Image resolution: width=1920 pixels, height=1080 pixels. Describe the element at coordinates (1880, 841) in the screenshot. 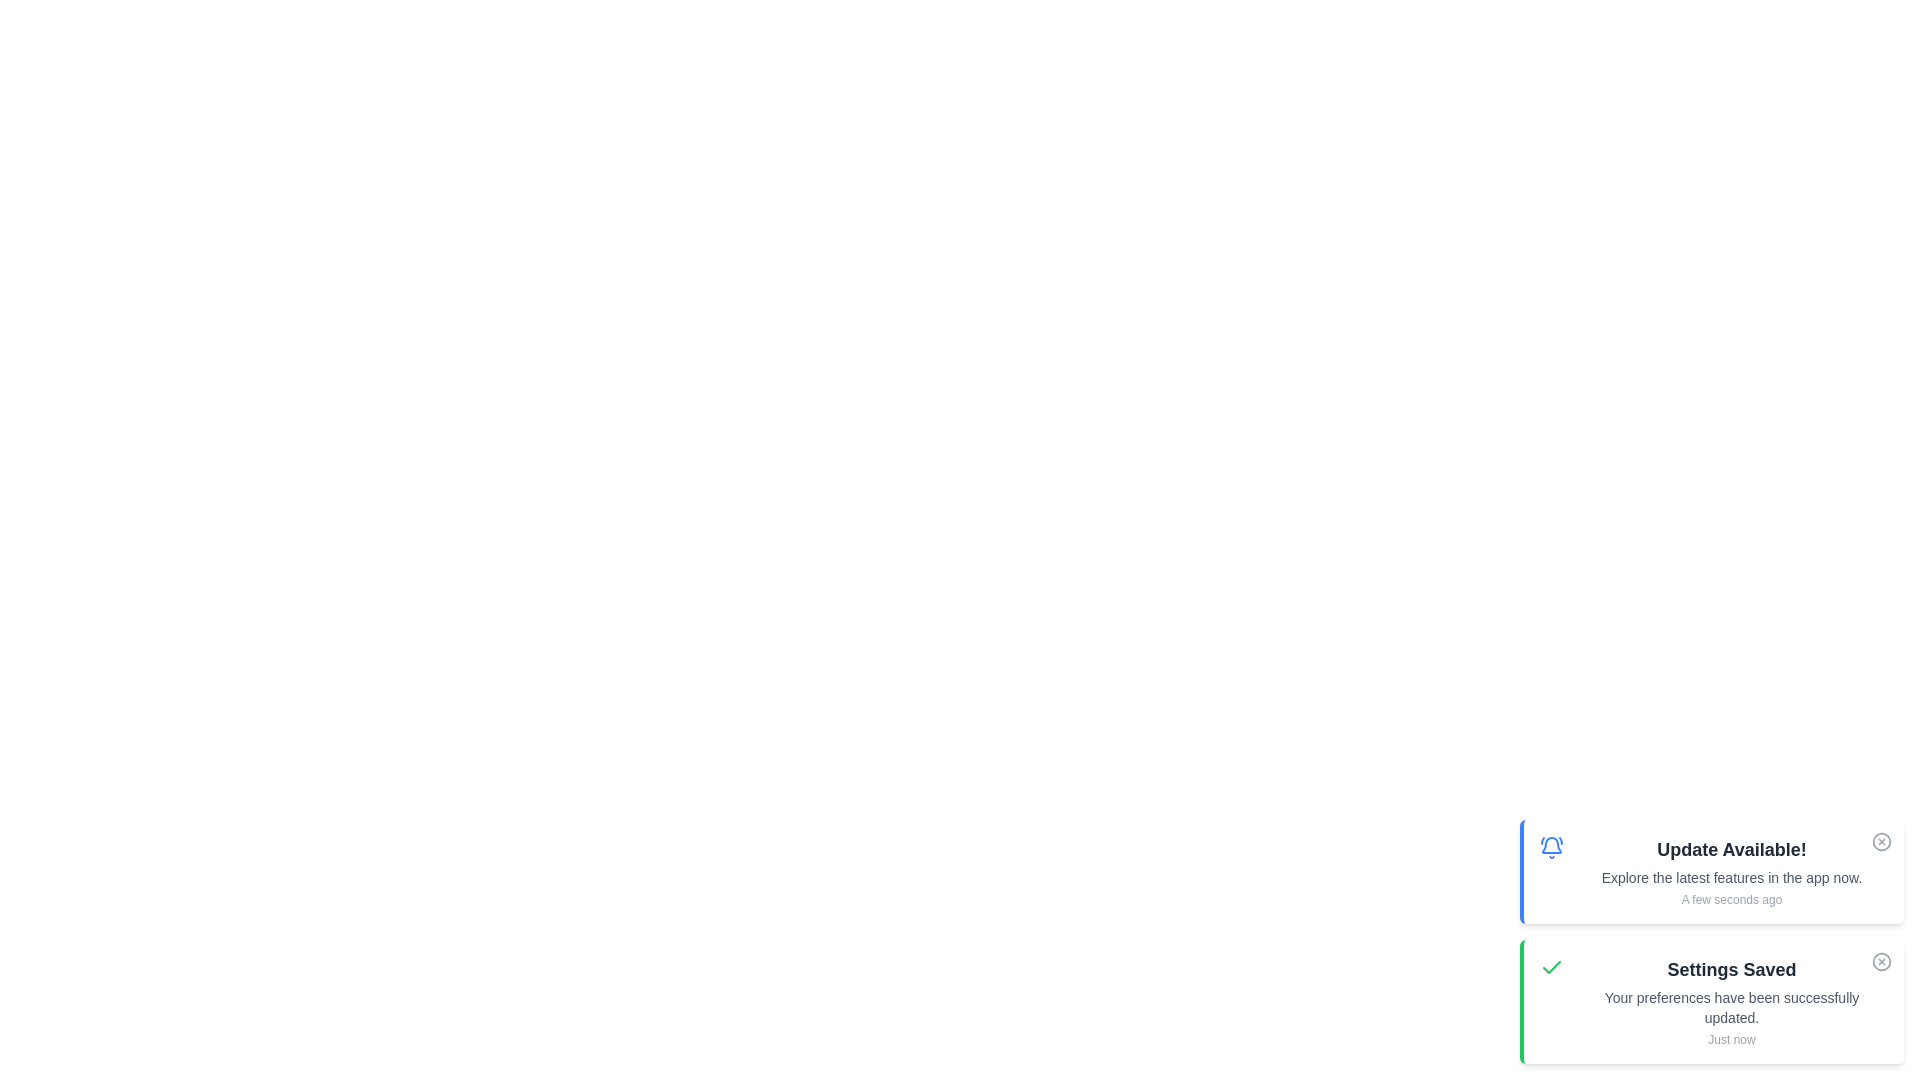

I see `the close button of the first notification` at that location.